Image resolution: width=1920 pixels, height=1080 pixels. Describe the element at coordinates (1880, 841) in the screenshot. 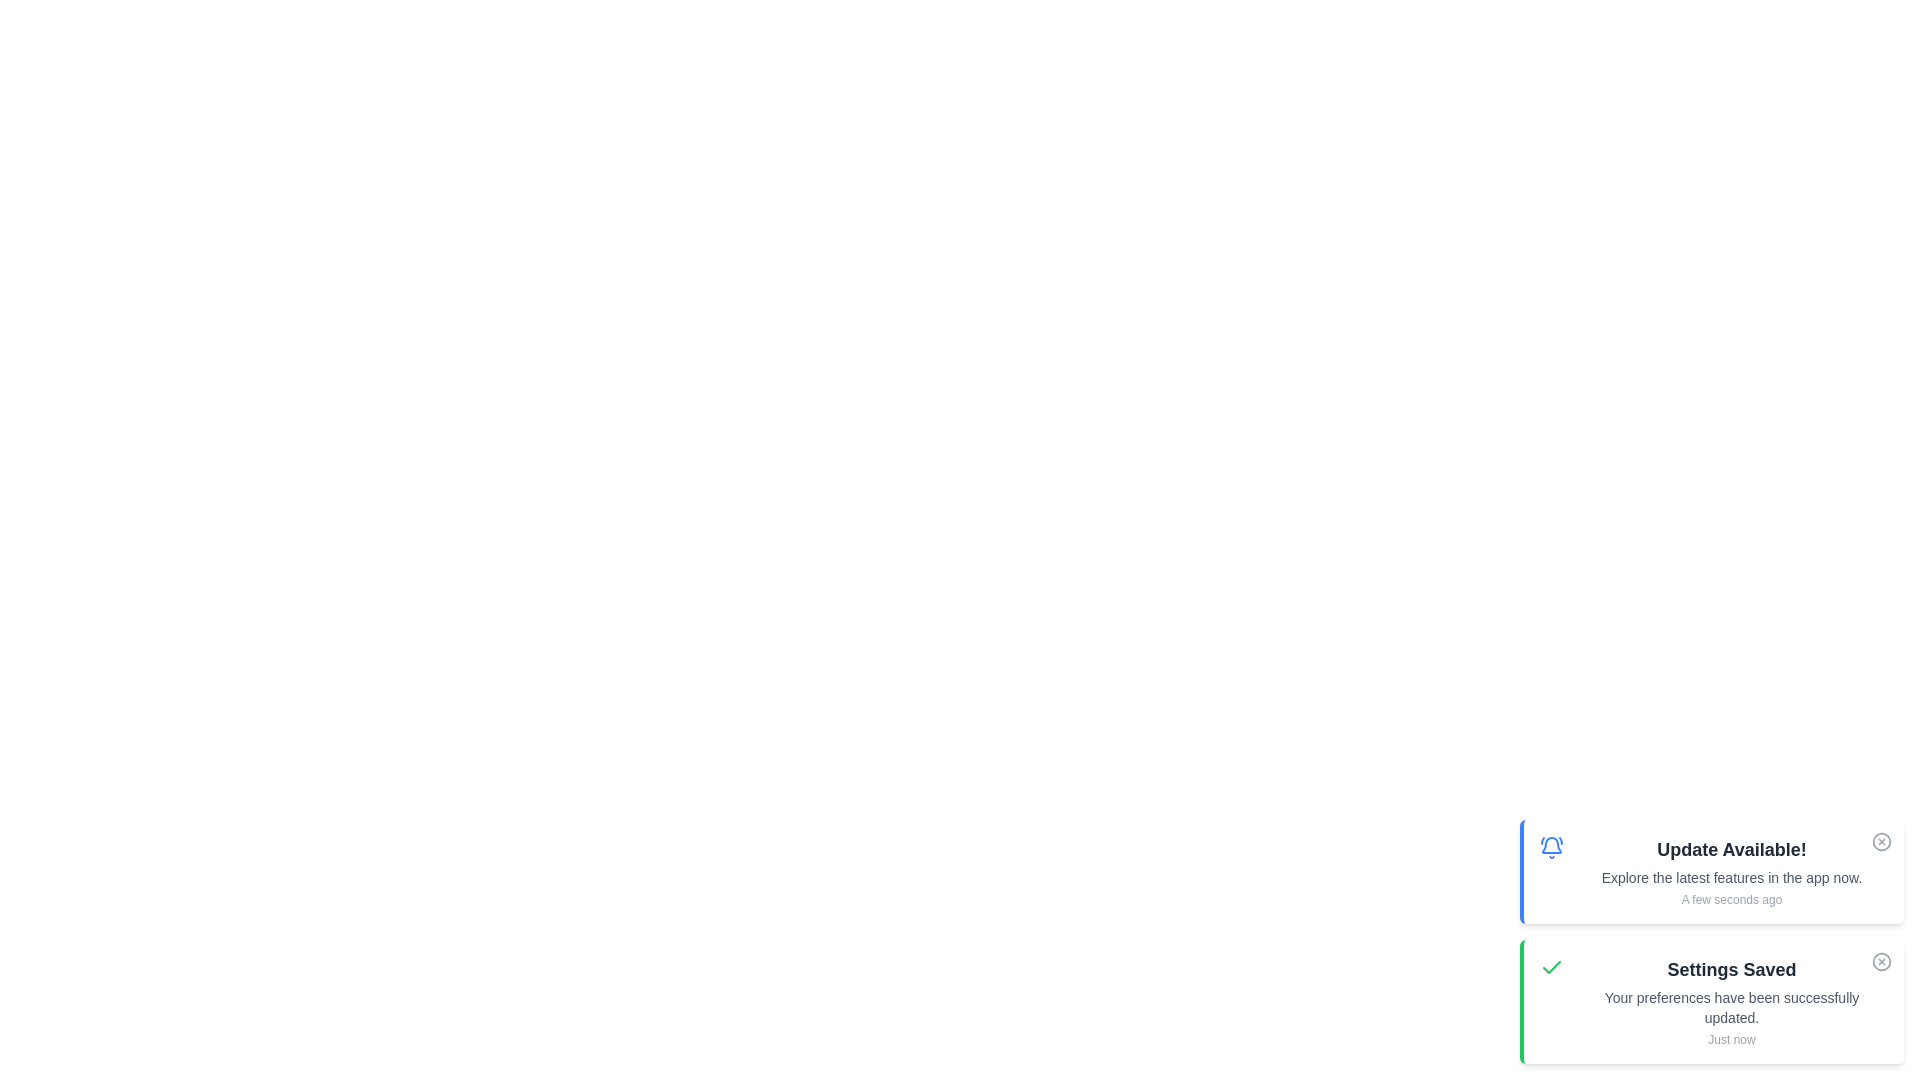

I see `the close button of the first notification` at that location.